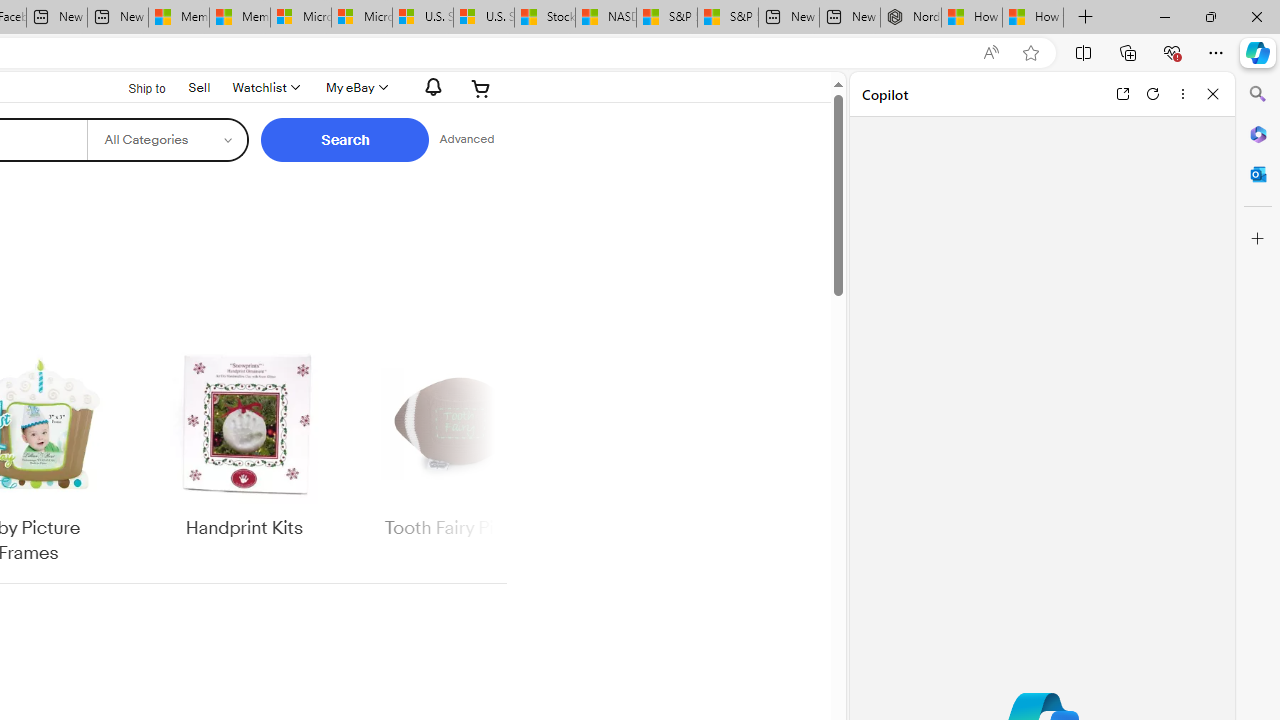 This screenshot has height=720, width=1280. What do you see at coordinates (1257, 133) in the screenshot?
I see `'Microsoft 365'` at bounding box center [1257, 133].